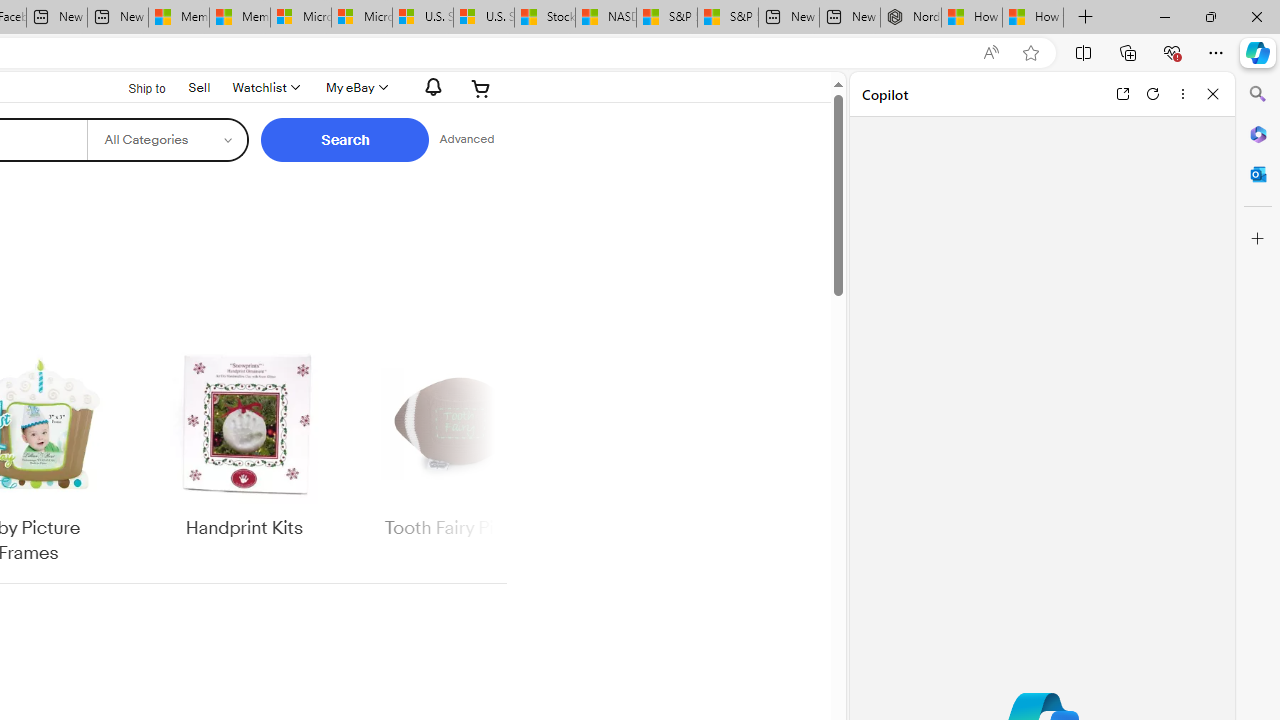 This screenshot has height=720, width=1280. What do you see at coordinates (1257, 133) in the screenshot?
I see `'Microsoft 365'` at bounding box center [1257, 133].